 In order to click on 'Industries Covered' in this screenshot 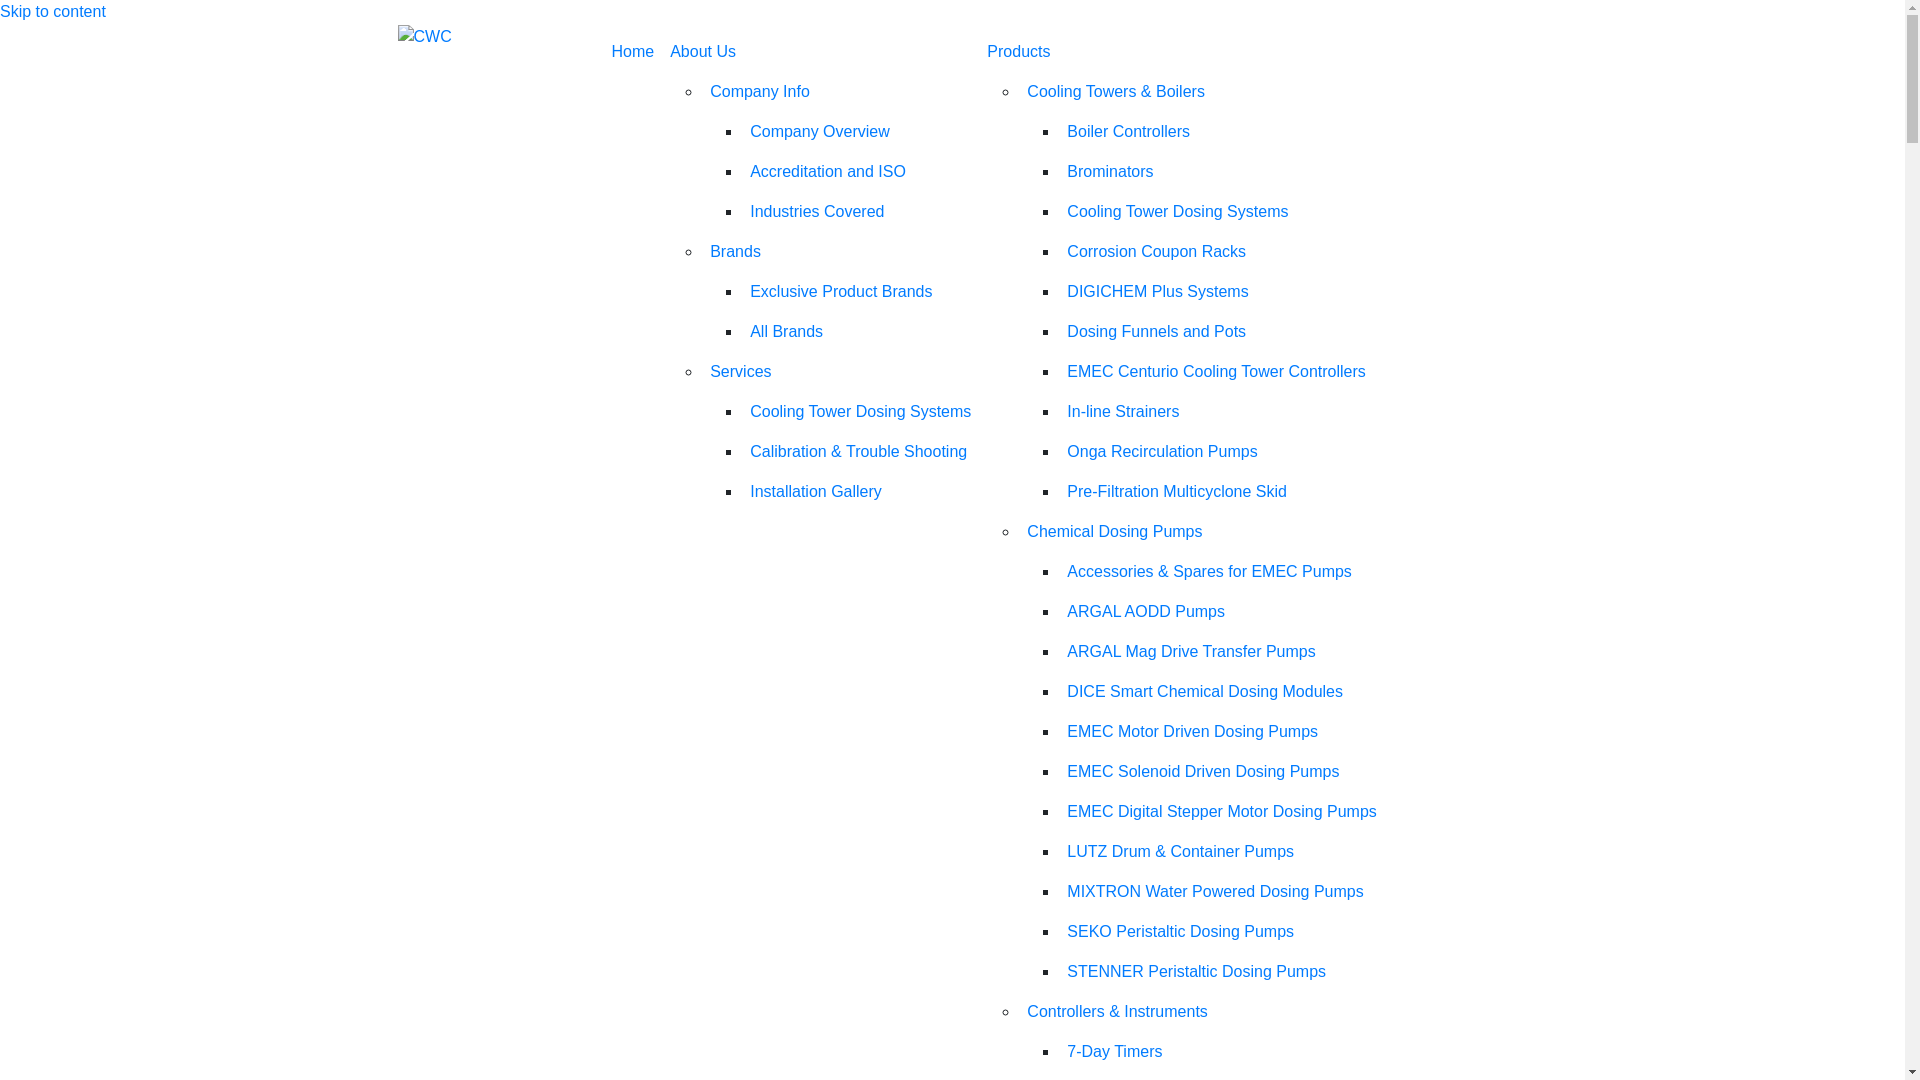, I will do `click(741, 212)`.